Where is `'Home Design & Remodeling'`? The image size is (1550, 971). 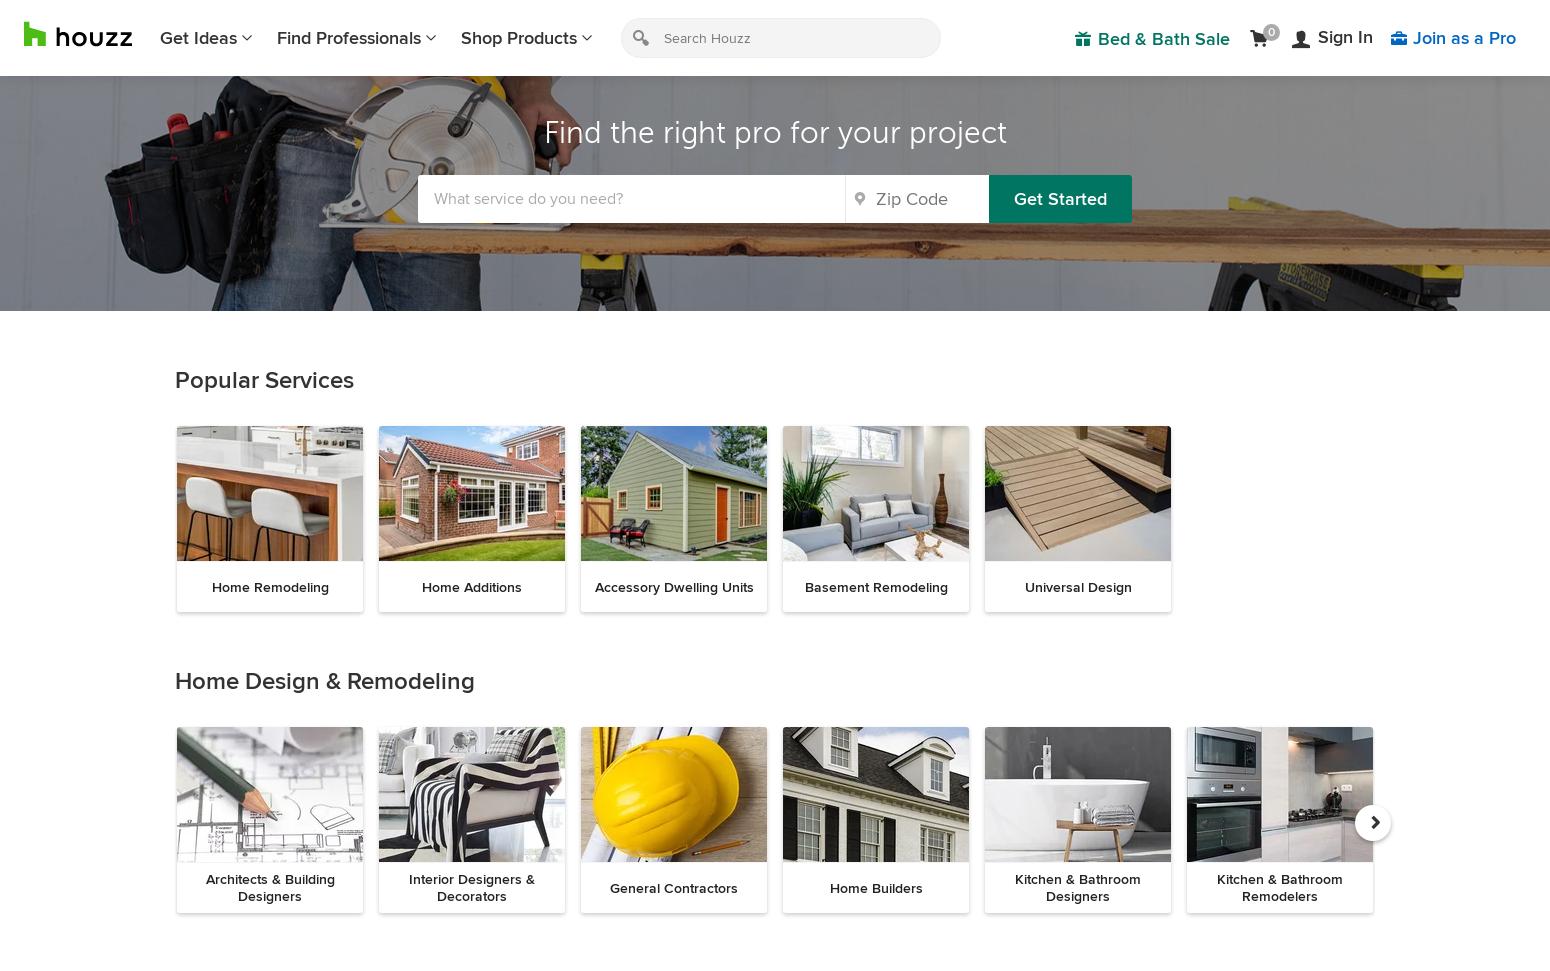 'Home Design & Remodeling' is located at coordinates (324, 681).